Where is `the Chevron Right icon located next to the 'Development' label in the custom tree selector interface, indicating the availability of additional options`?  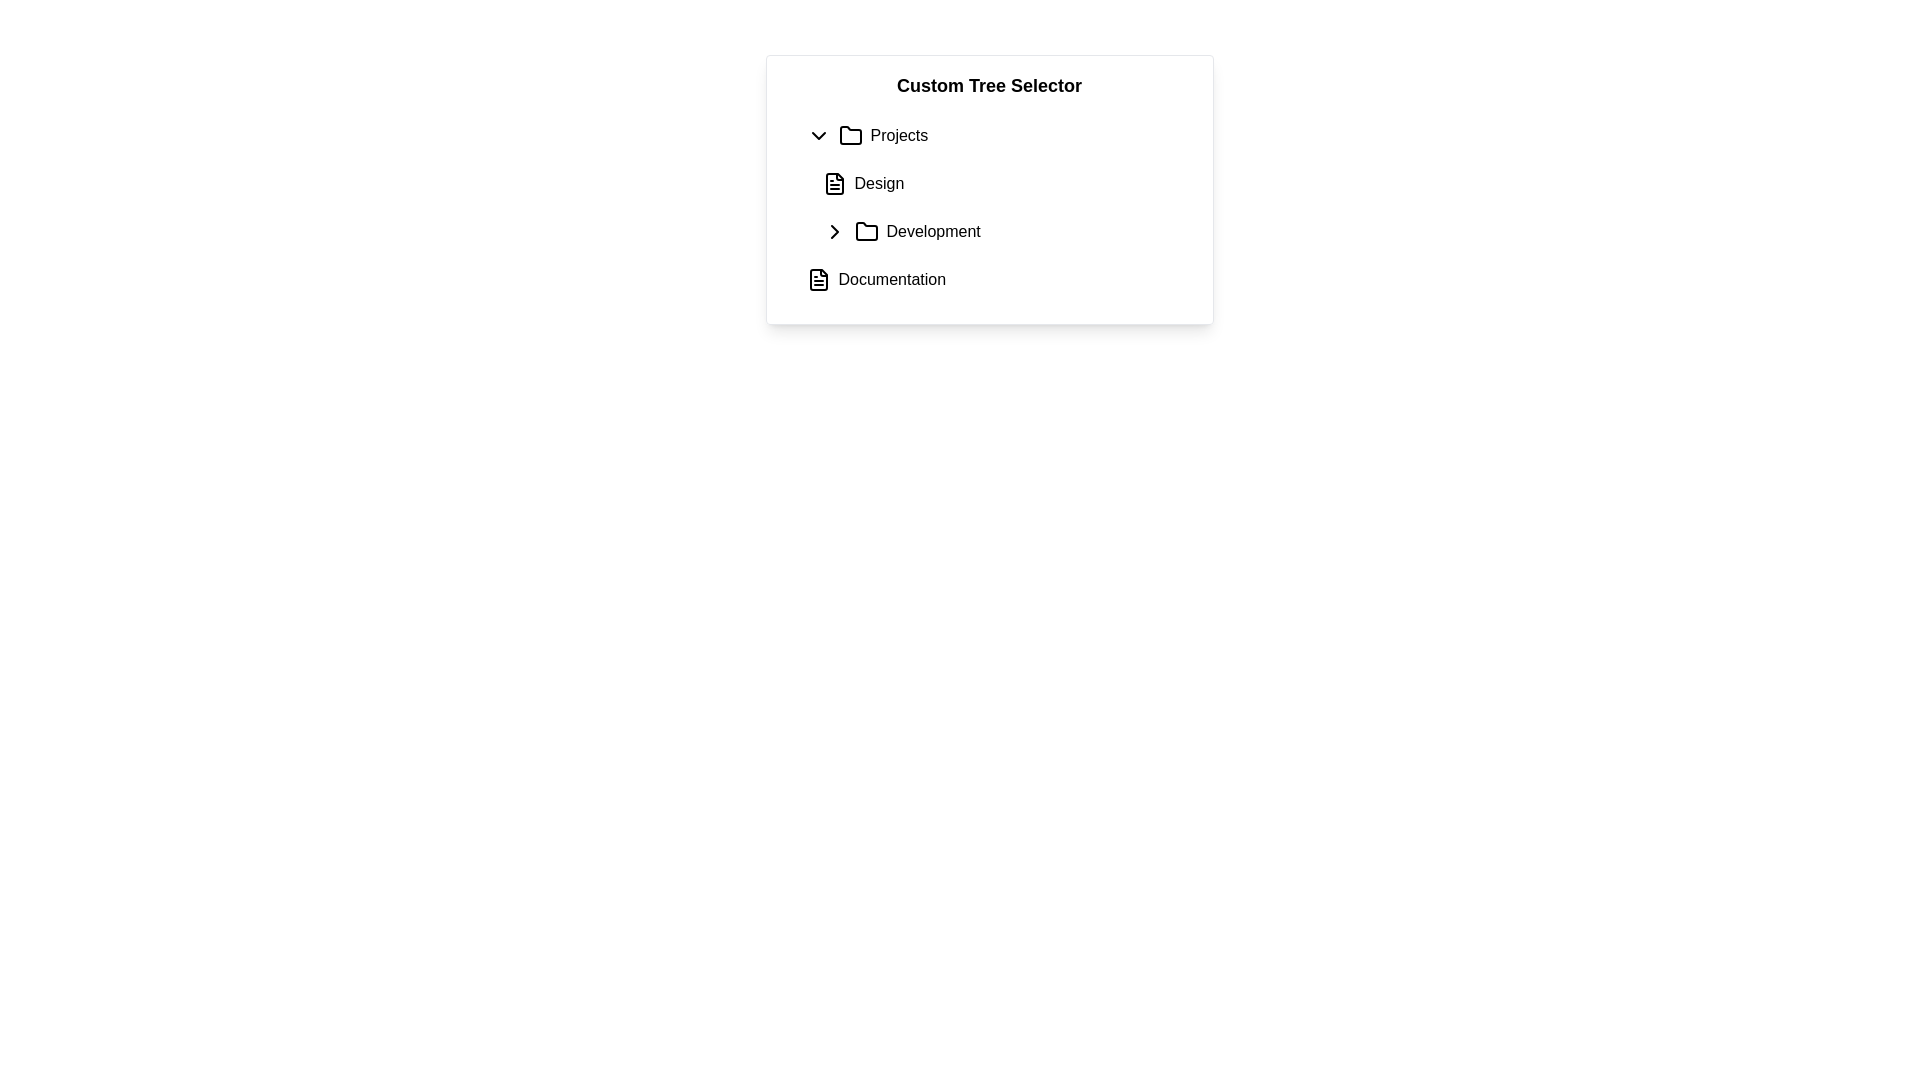 the Chevron Right icon located next to the 'Development' label in the custom tree selector interface, indicating the availability of additional options is located at coordinates (834, 230).